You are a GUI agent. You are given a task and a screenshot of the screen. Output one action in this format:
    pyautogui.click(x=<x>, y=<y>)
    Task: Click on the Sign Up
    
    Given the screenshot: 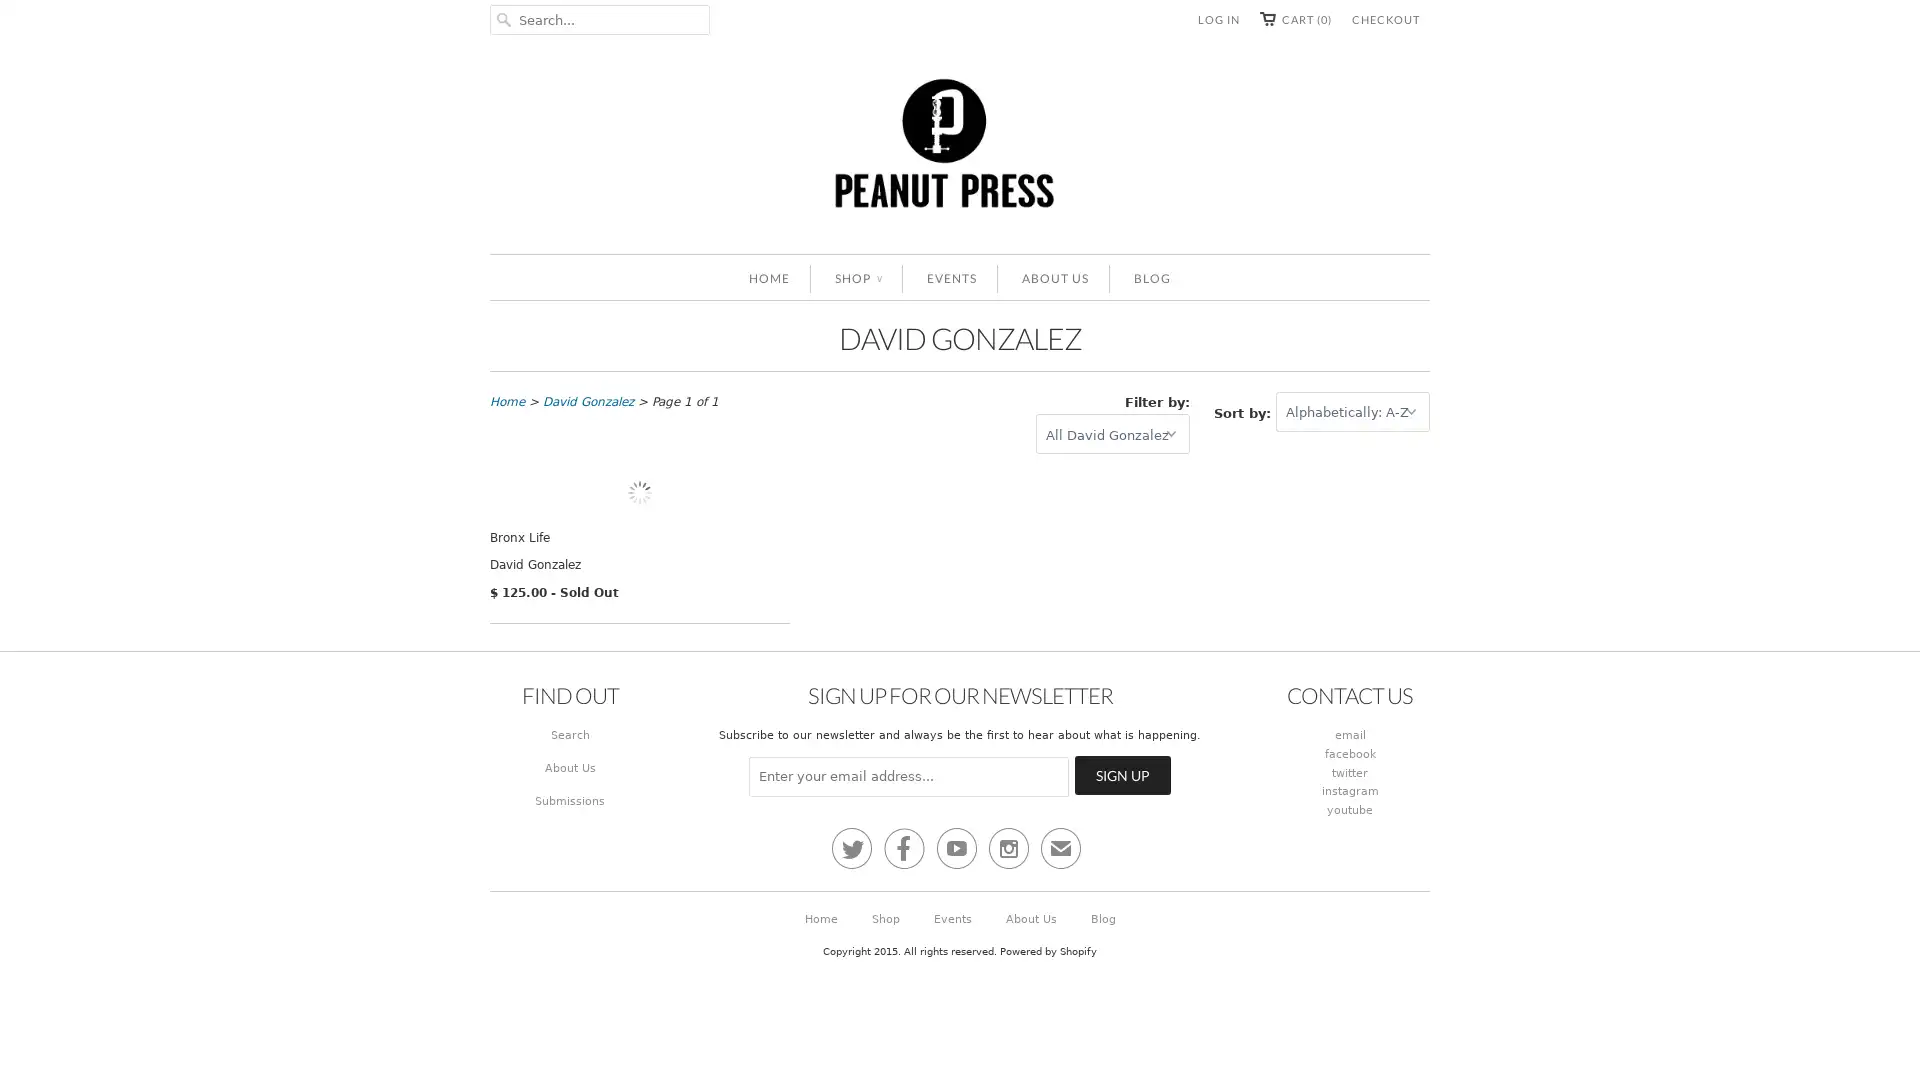 What is the action you would take?
    pyautogui.click(x=1123, y=950)
    